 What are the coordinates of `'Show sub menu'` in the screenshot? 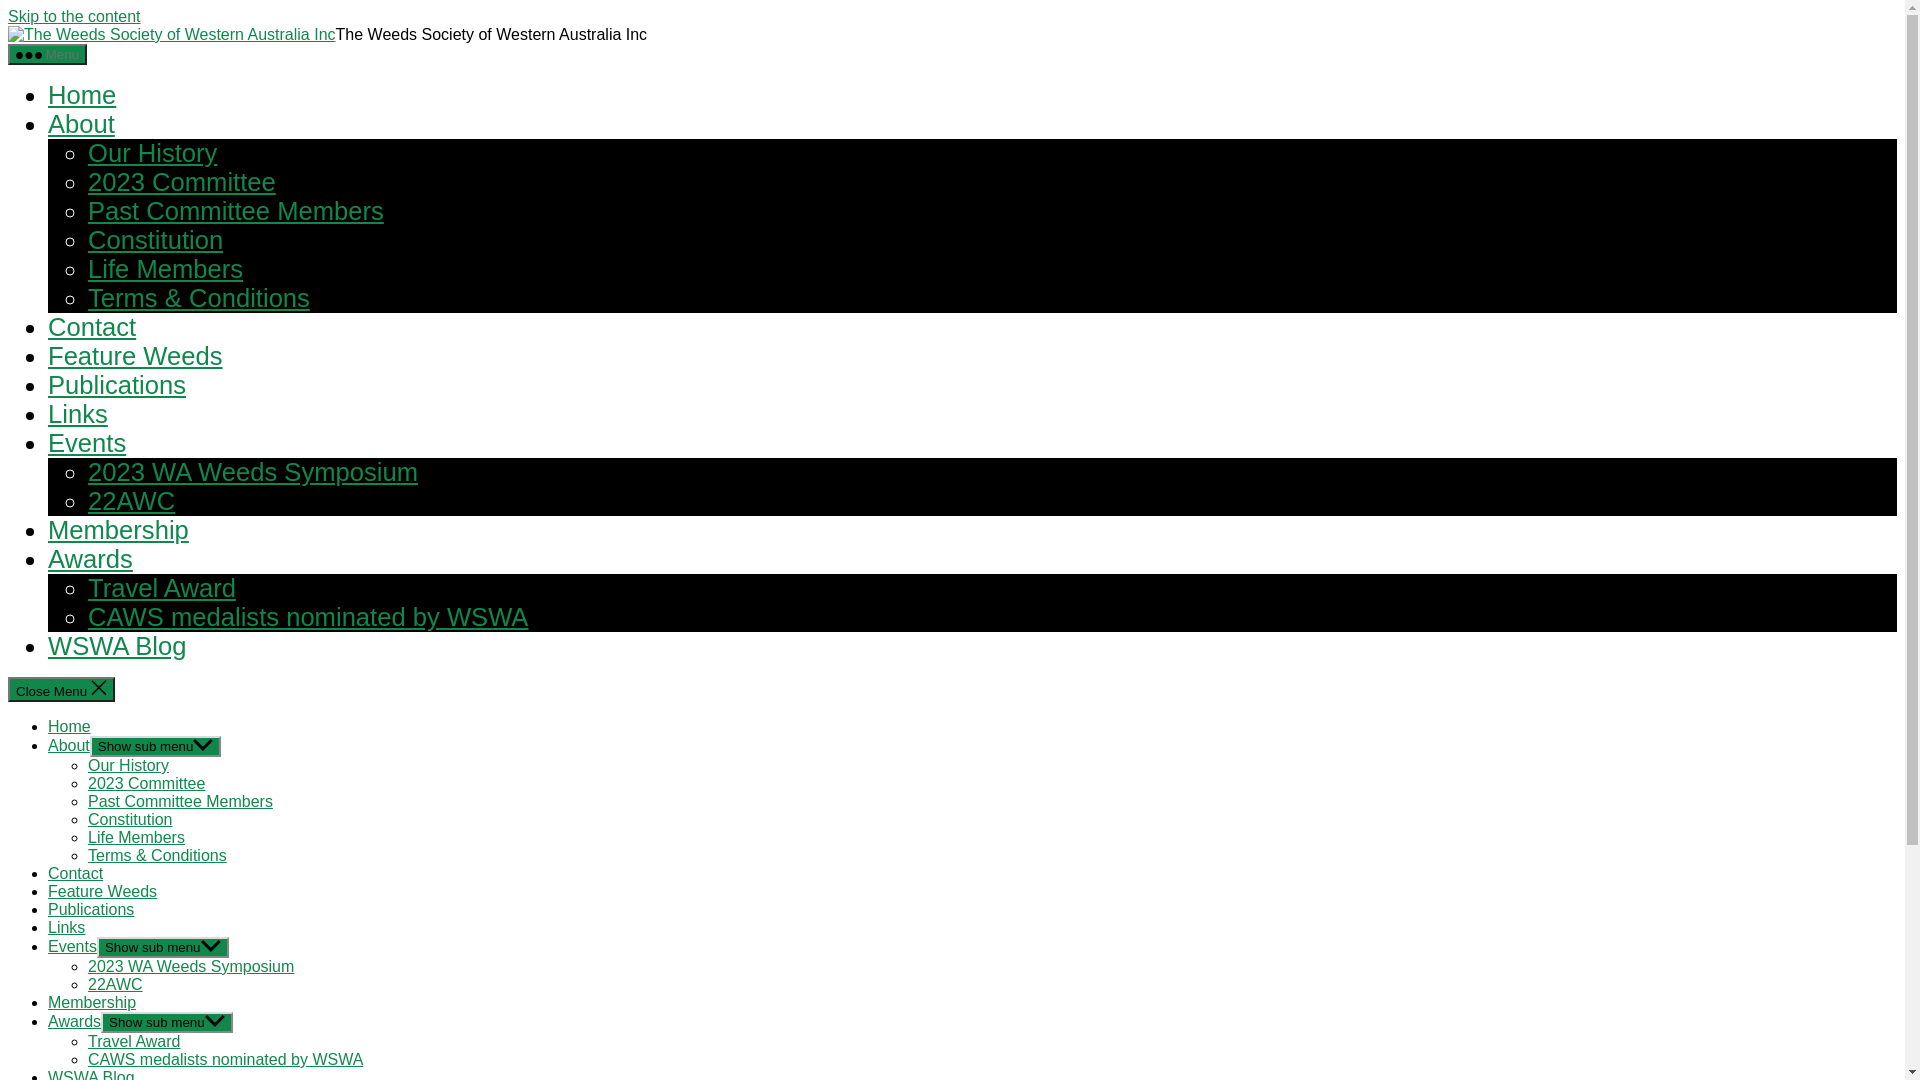 It's located at (155, 746).